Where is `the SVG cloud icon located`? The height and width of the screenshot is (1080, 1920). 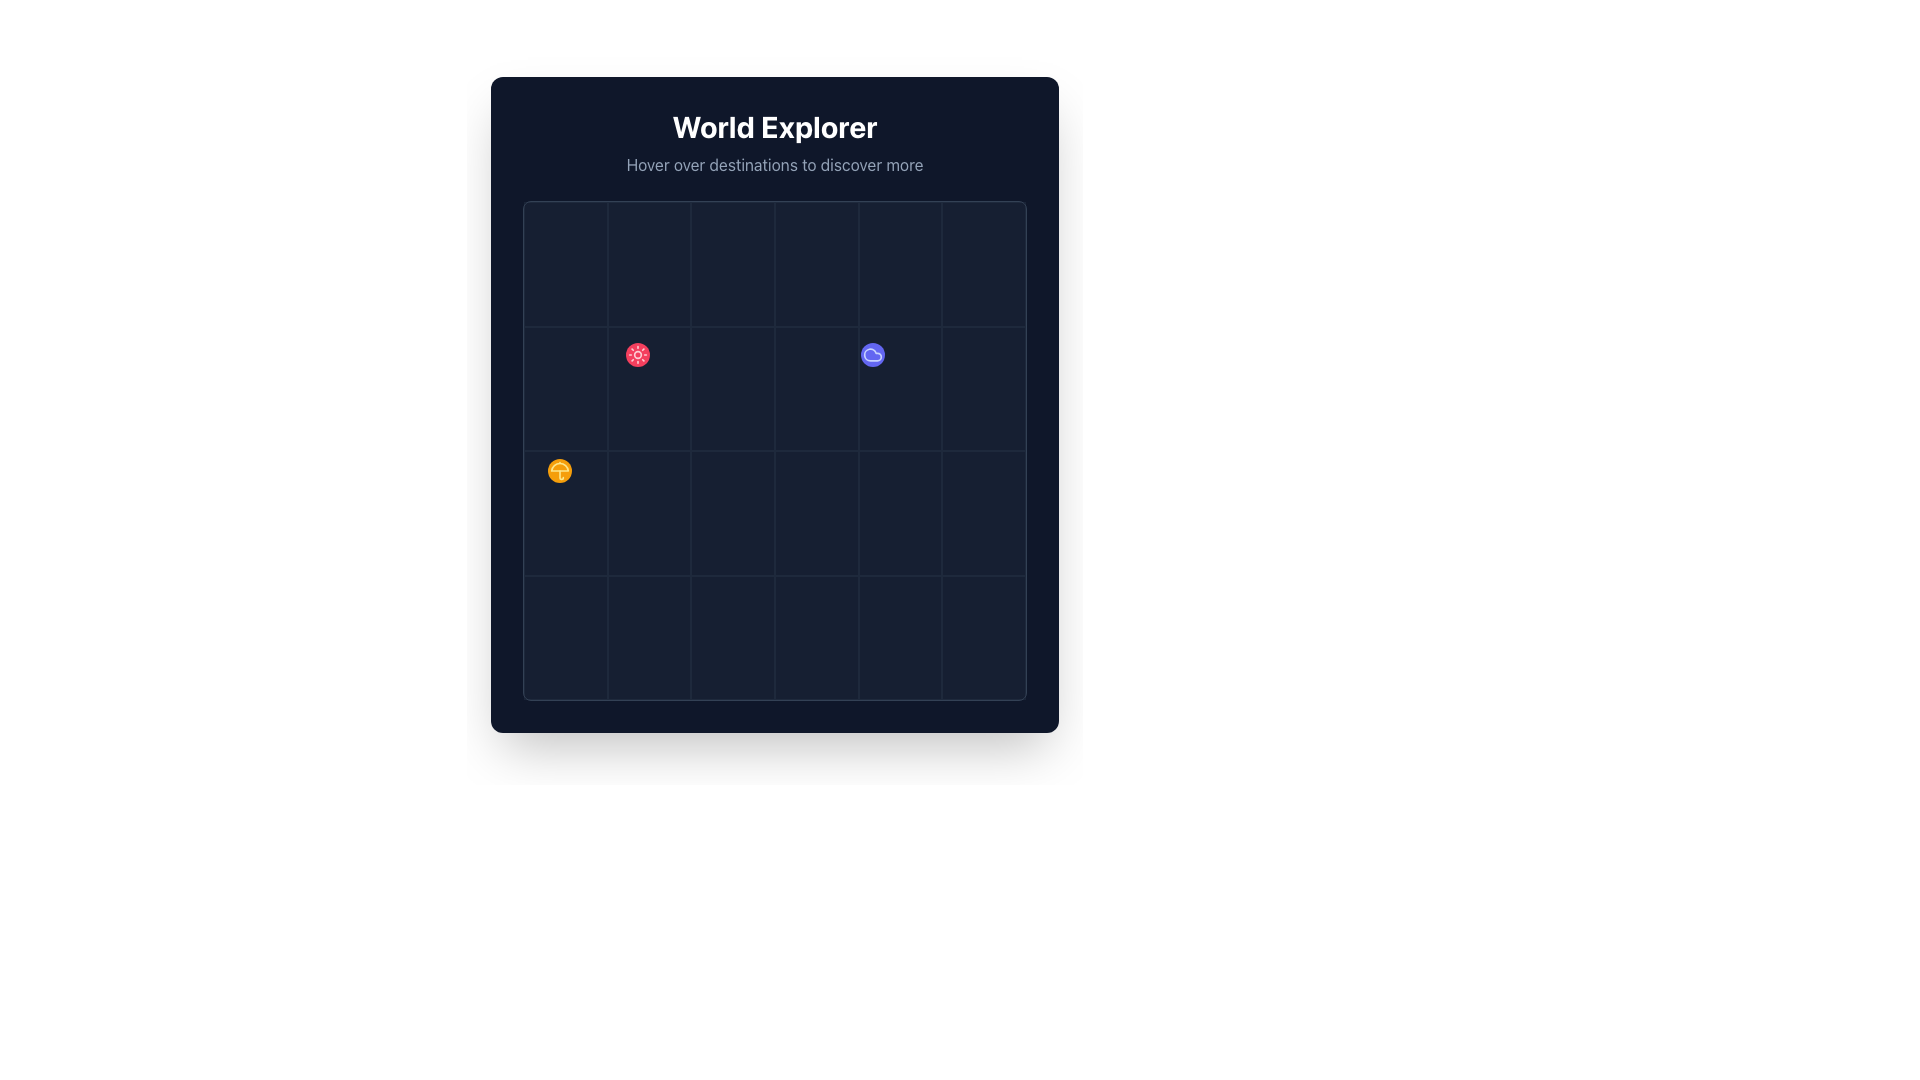 the SVG cloud icon located is located at coordinates (873, 353).